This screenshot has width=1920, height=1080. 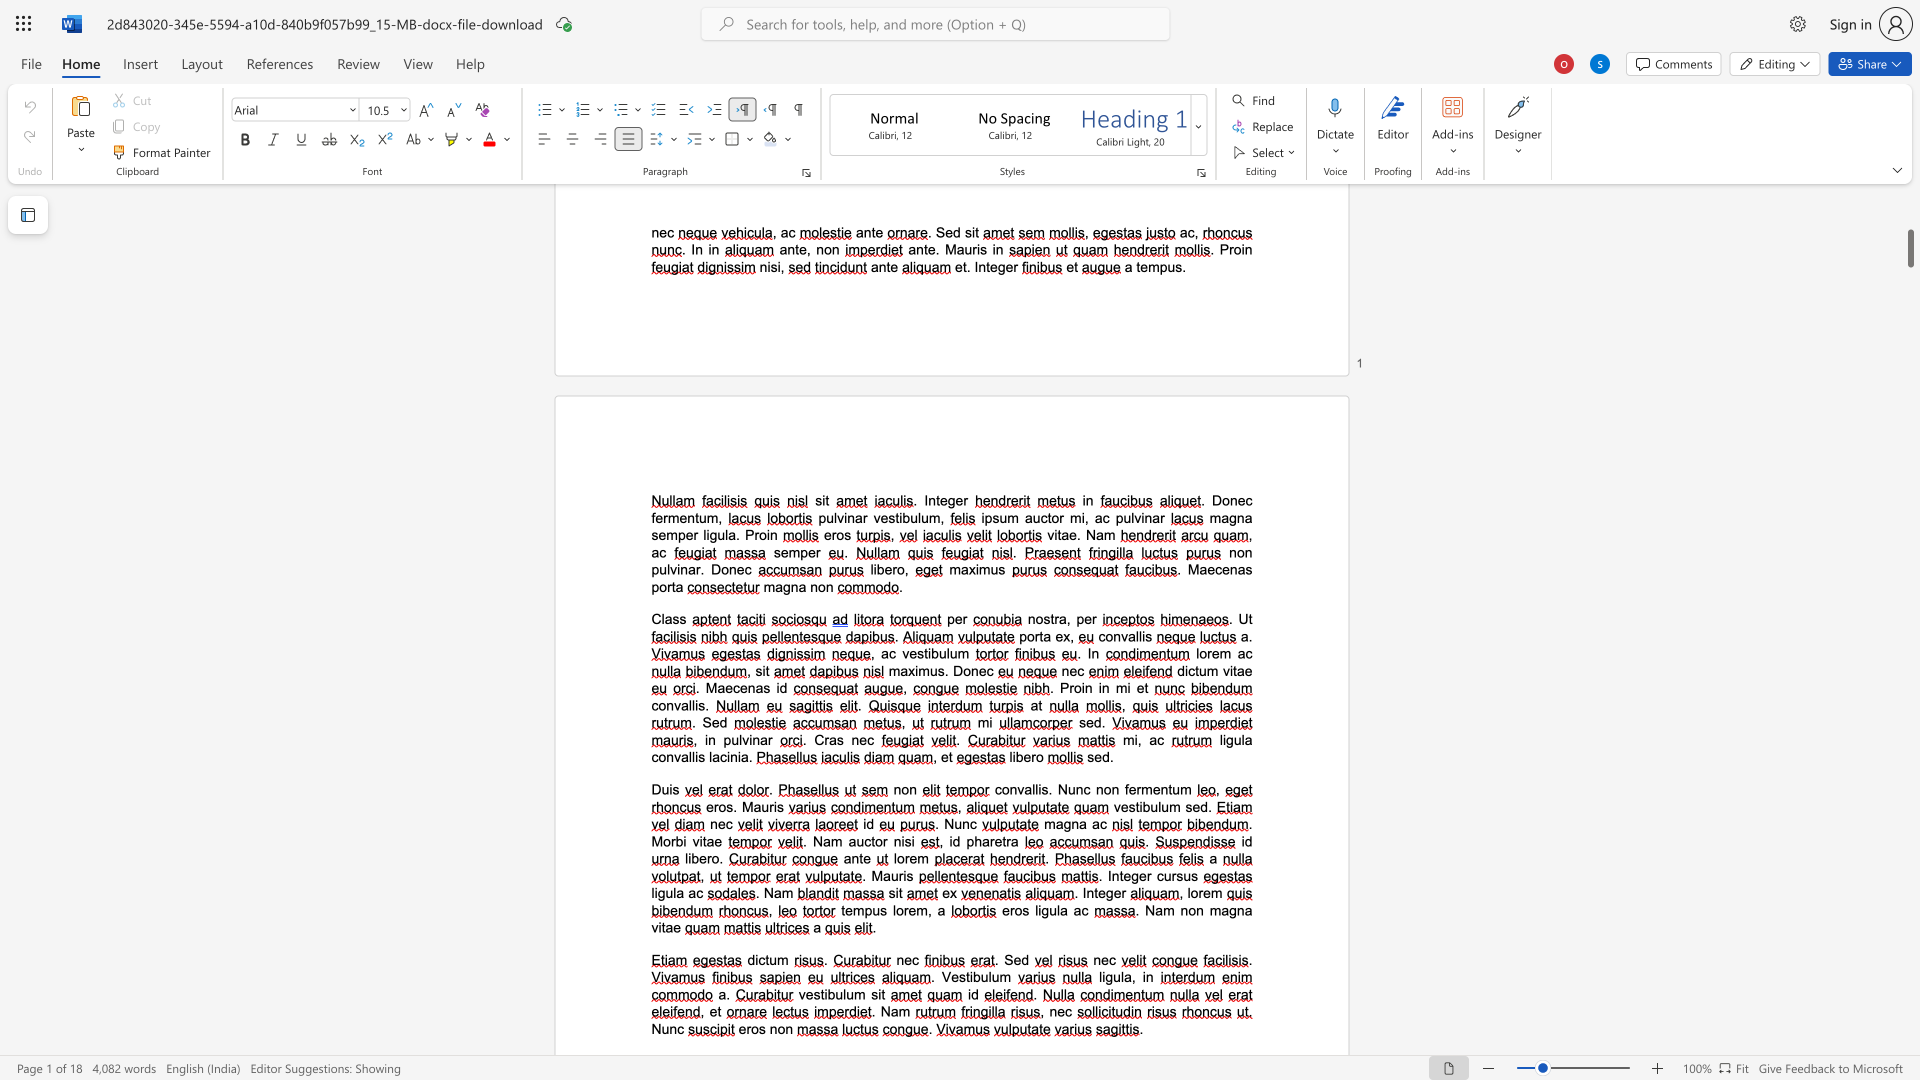 I want to click on the space between the continuous character "t" and "e" in the text, so click(x=939, y=499).